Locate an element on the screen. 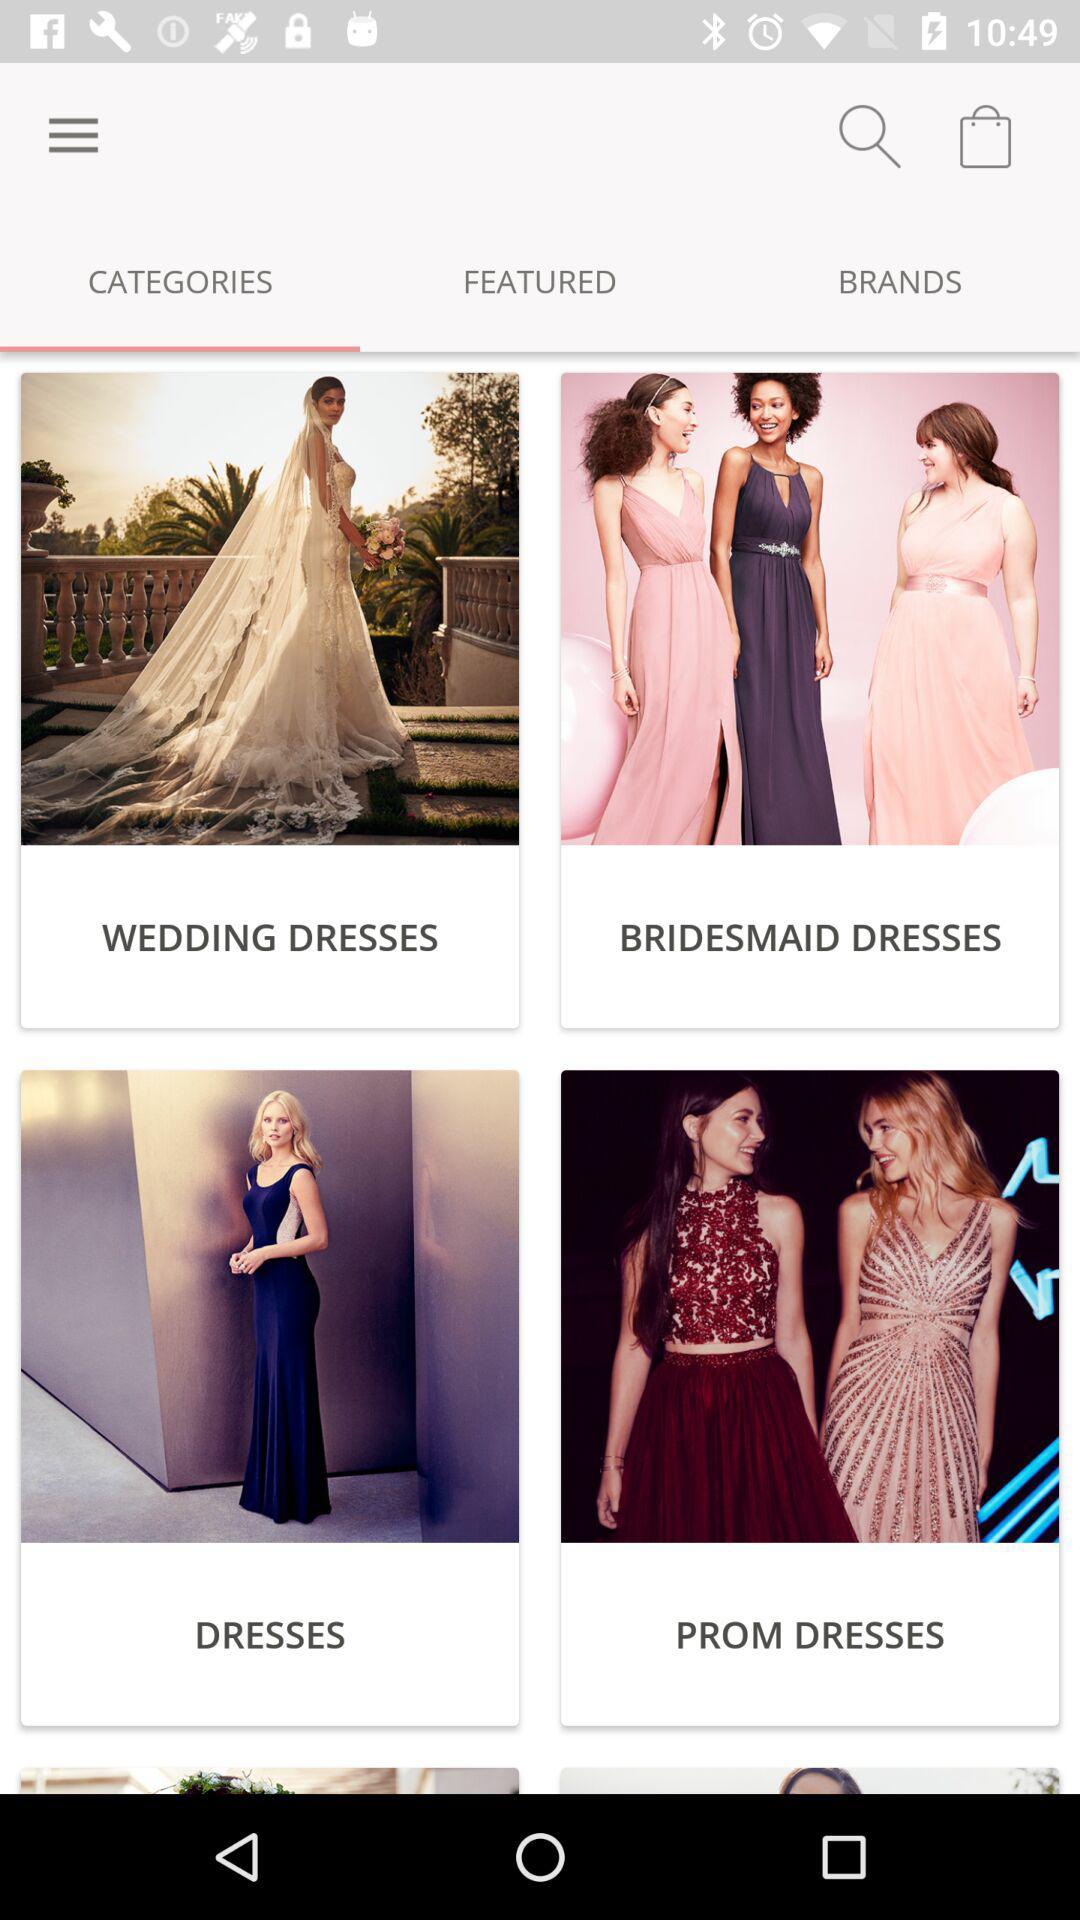 The height and width of the screenshot is (1920, 1080). icon above the brands icon is located at coordinates (869, 135).